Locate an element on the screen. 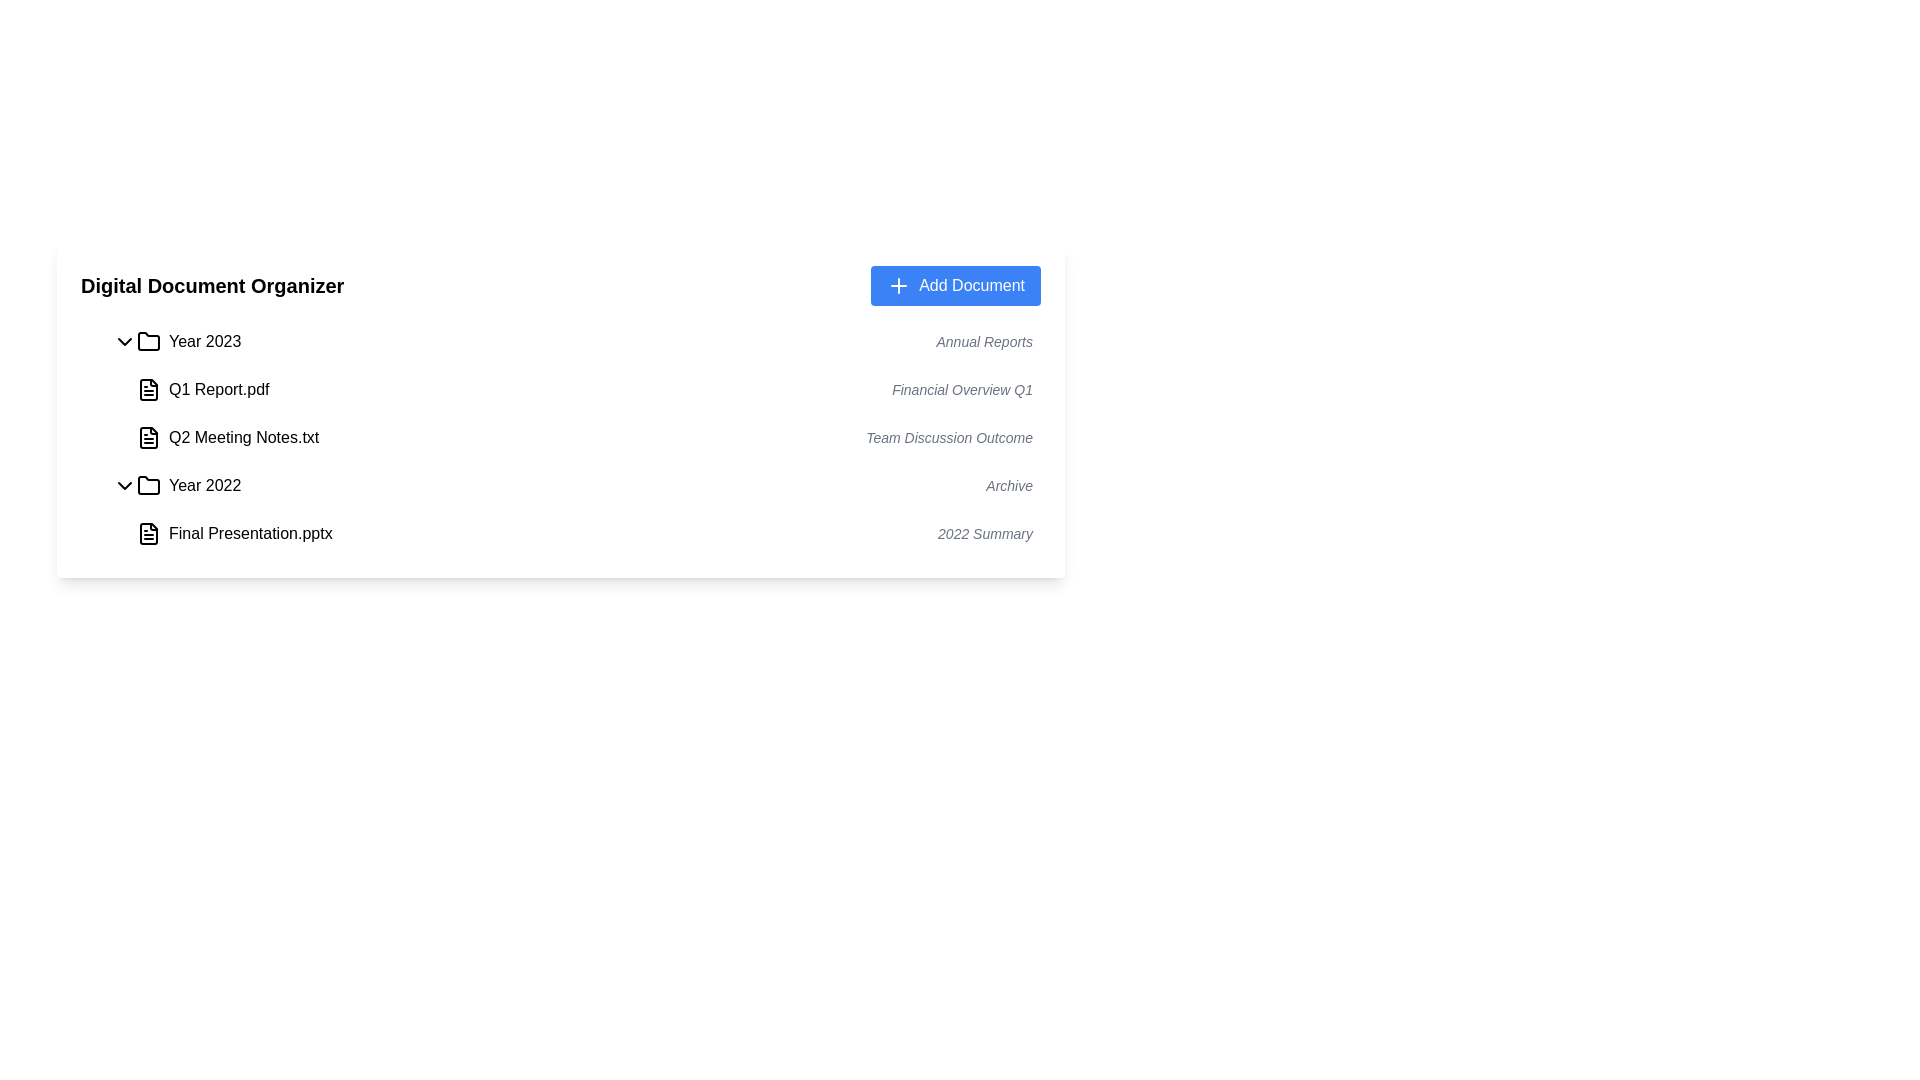  the chevron icon button used for expanding or collapsing the 'Year 2022 Archive' list is located at coordinates (123, 486).